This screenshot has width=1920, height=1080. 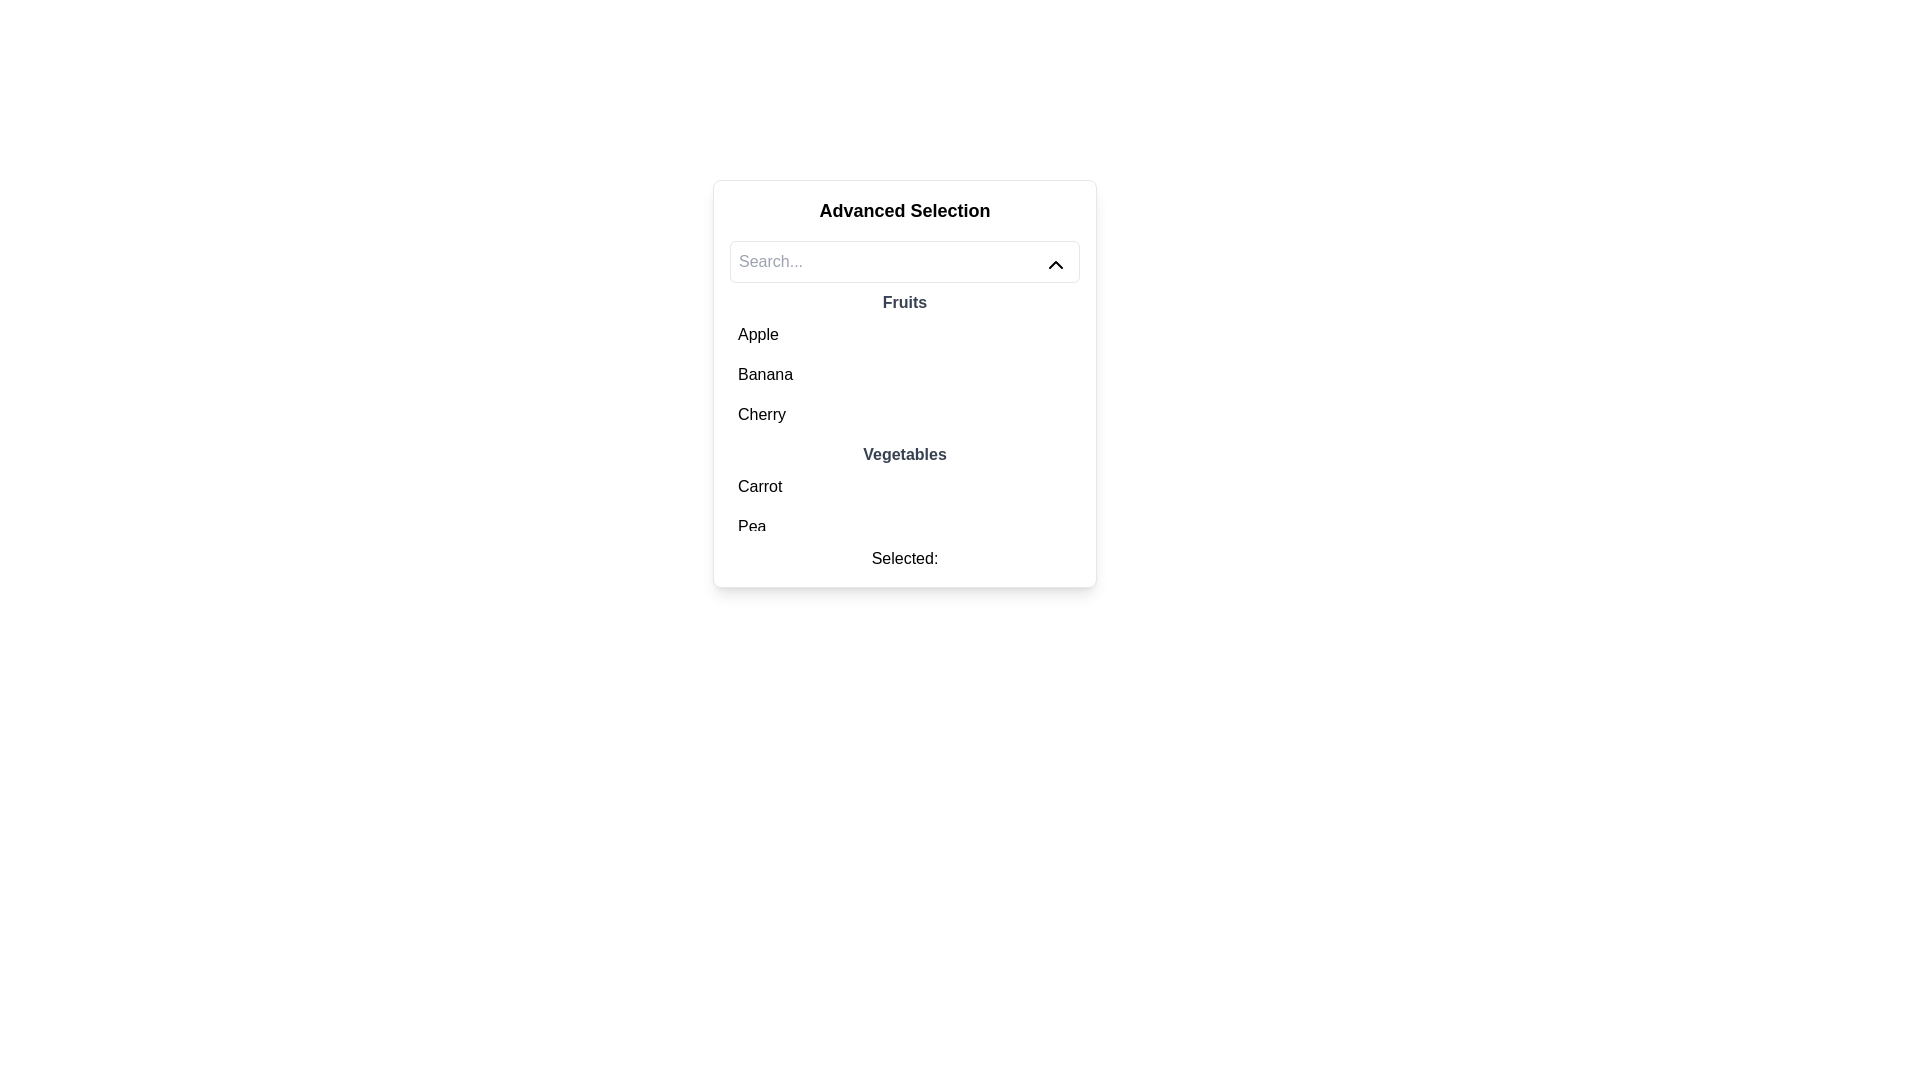 What do you see at coordinates (751, 526) in the screenshot?
I see `the text label 'Pea' within the interactive menu under the 'Vegetables' category` at bounding box center [751, 526].